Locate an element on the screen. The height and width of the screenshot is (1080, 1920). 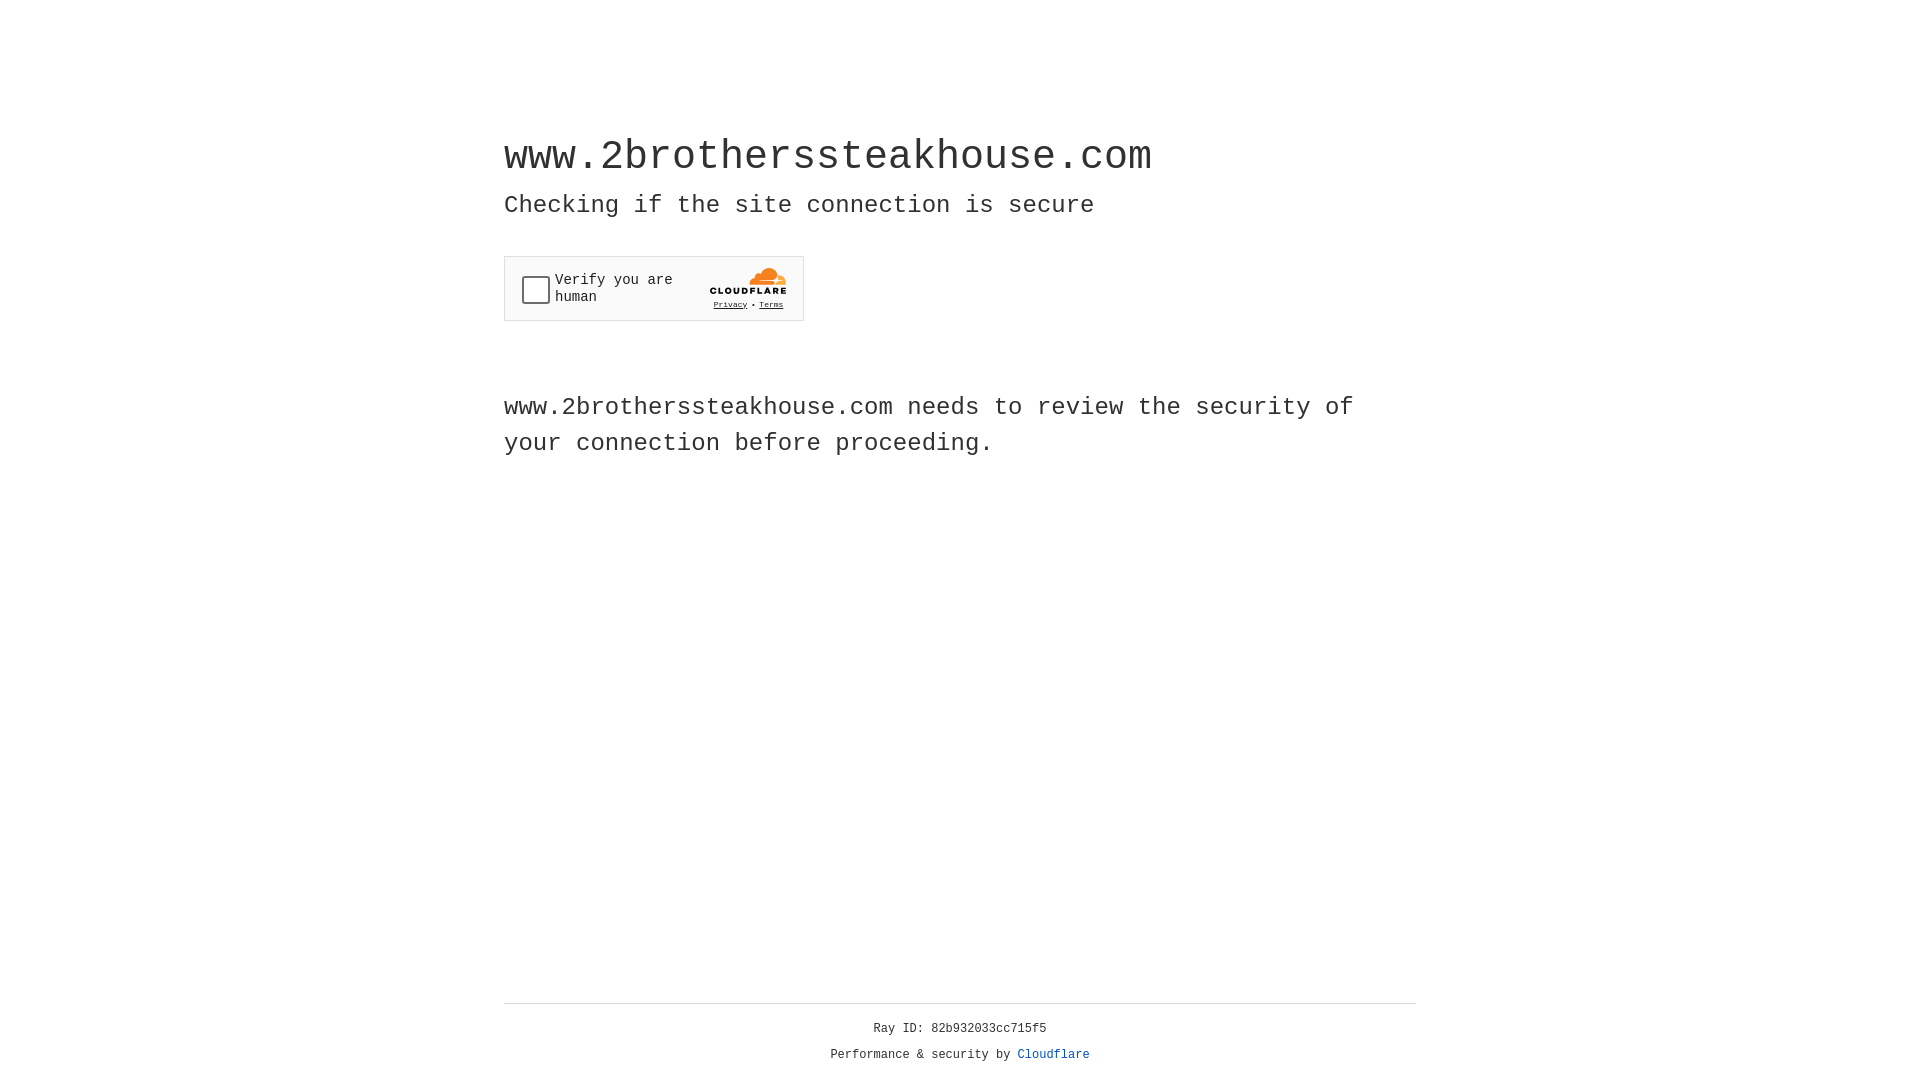
'Cloudflare' is located at coordinates (1053, 1054).